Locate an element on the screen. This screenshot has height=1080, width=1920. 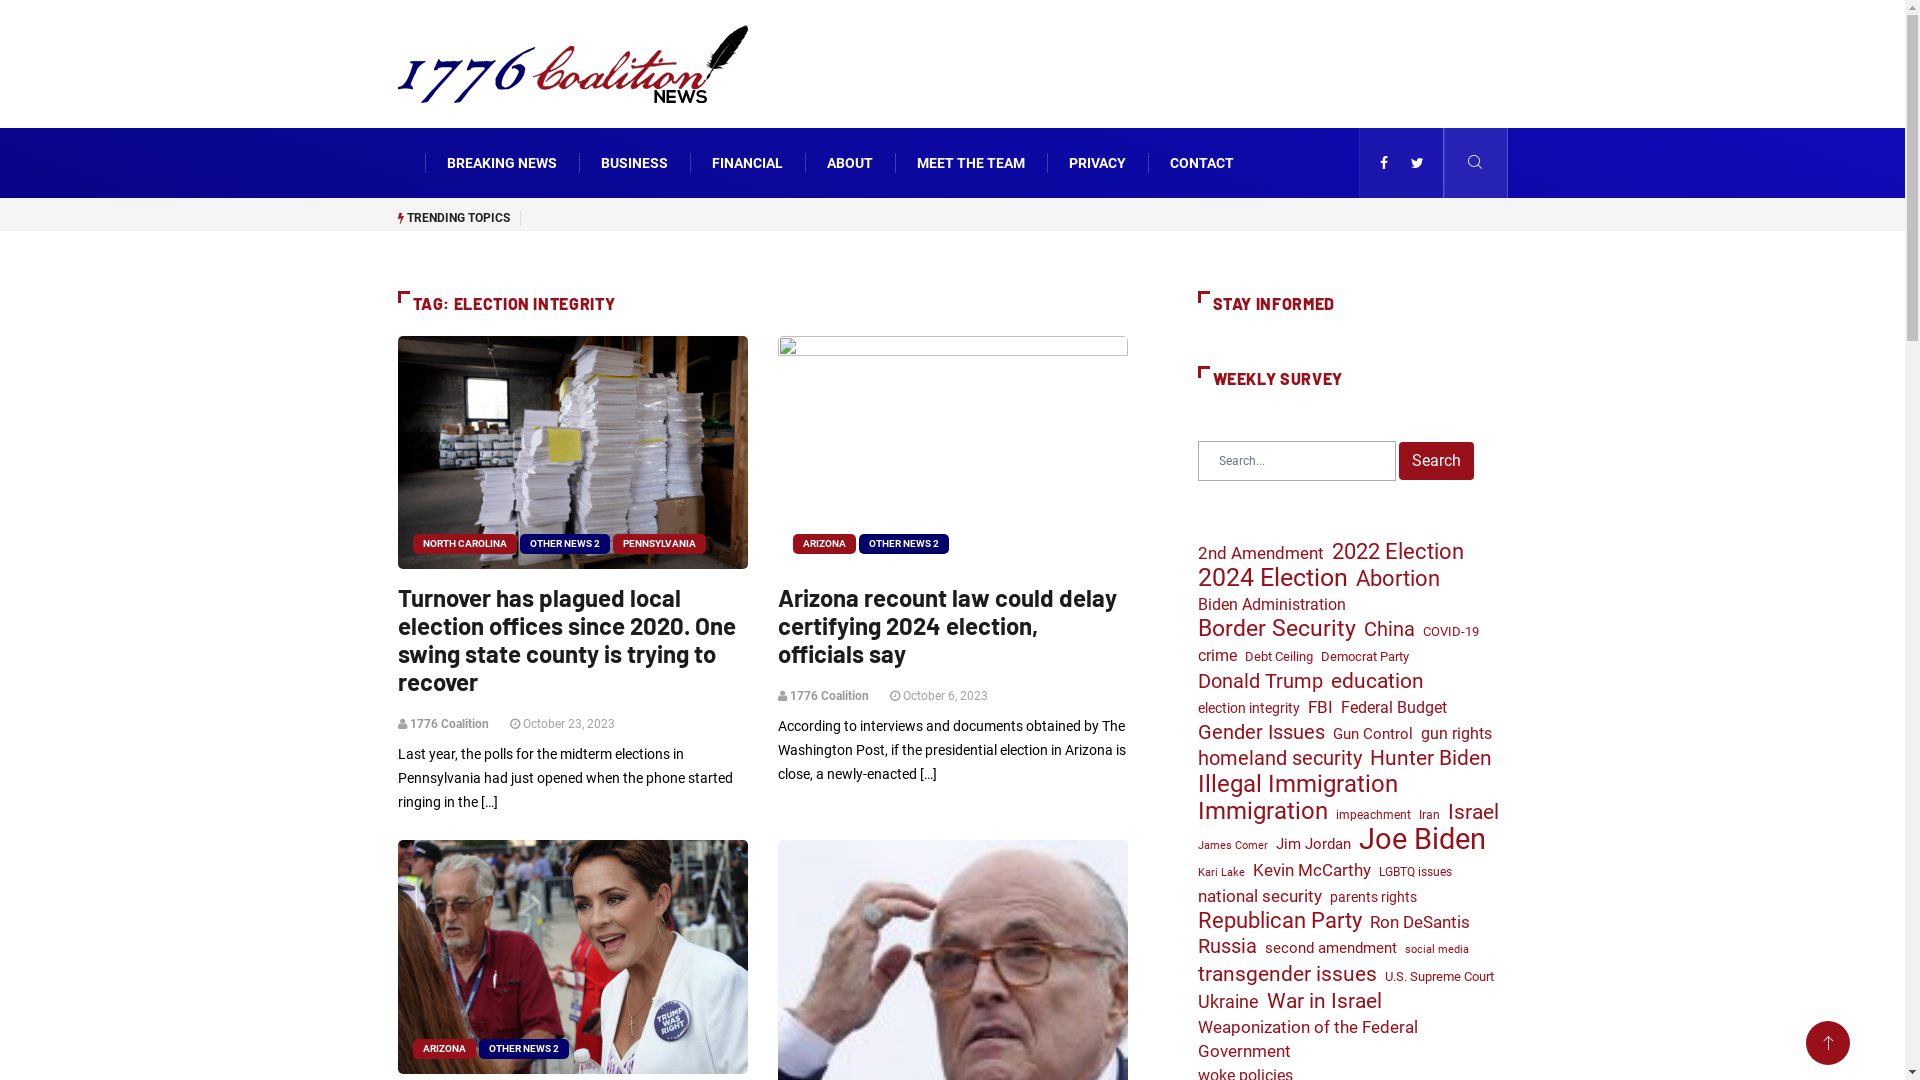
'crime' is located at coordinates (1216, 655).